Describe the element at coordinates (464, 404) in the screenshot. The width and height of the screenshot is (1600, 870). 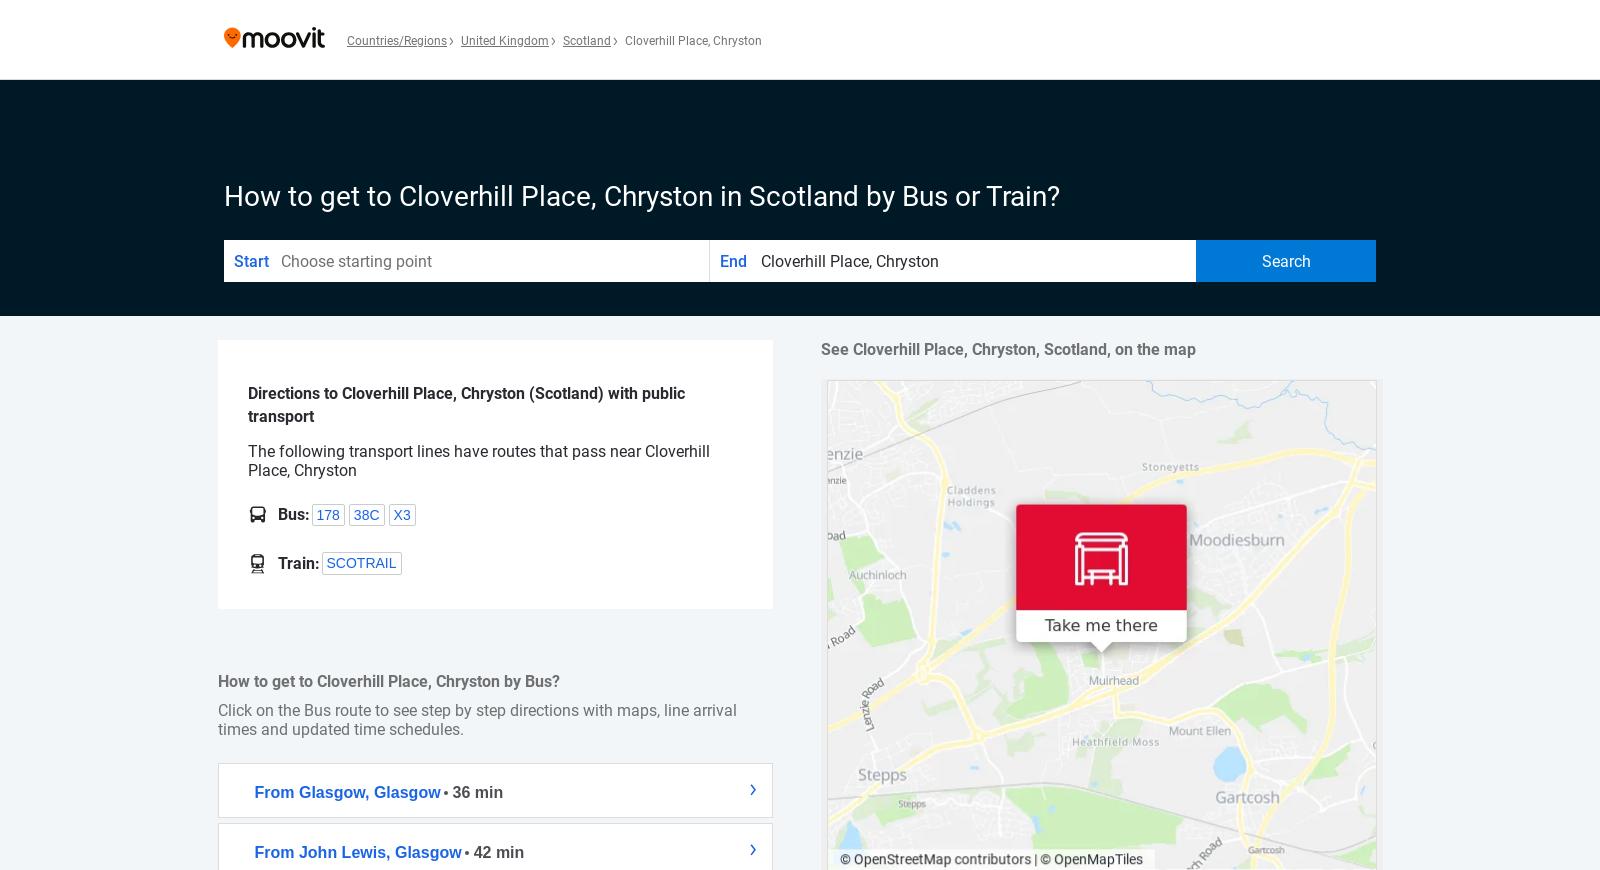
I see `'Directions to Cloverhill Place, Chryston (Scotland) with public transport'` at that location.